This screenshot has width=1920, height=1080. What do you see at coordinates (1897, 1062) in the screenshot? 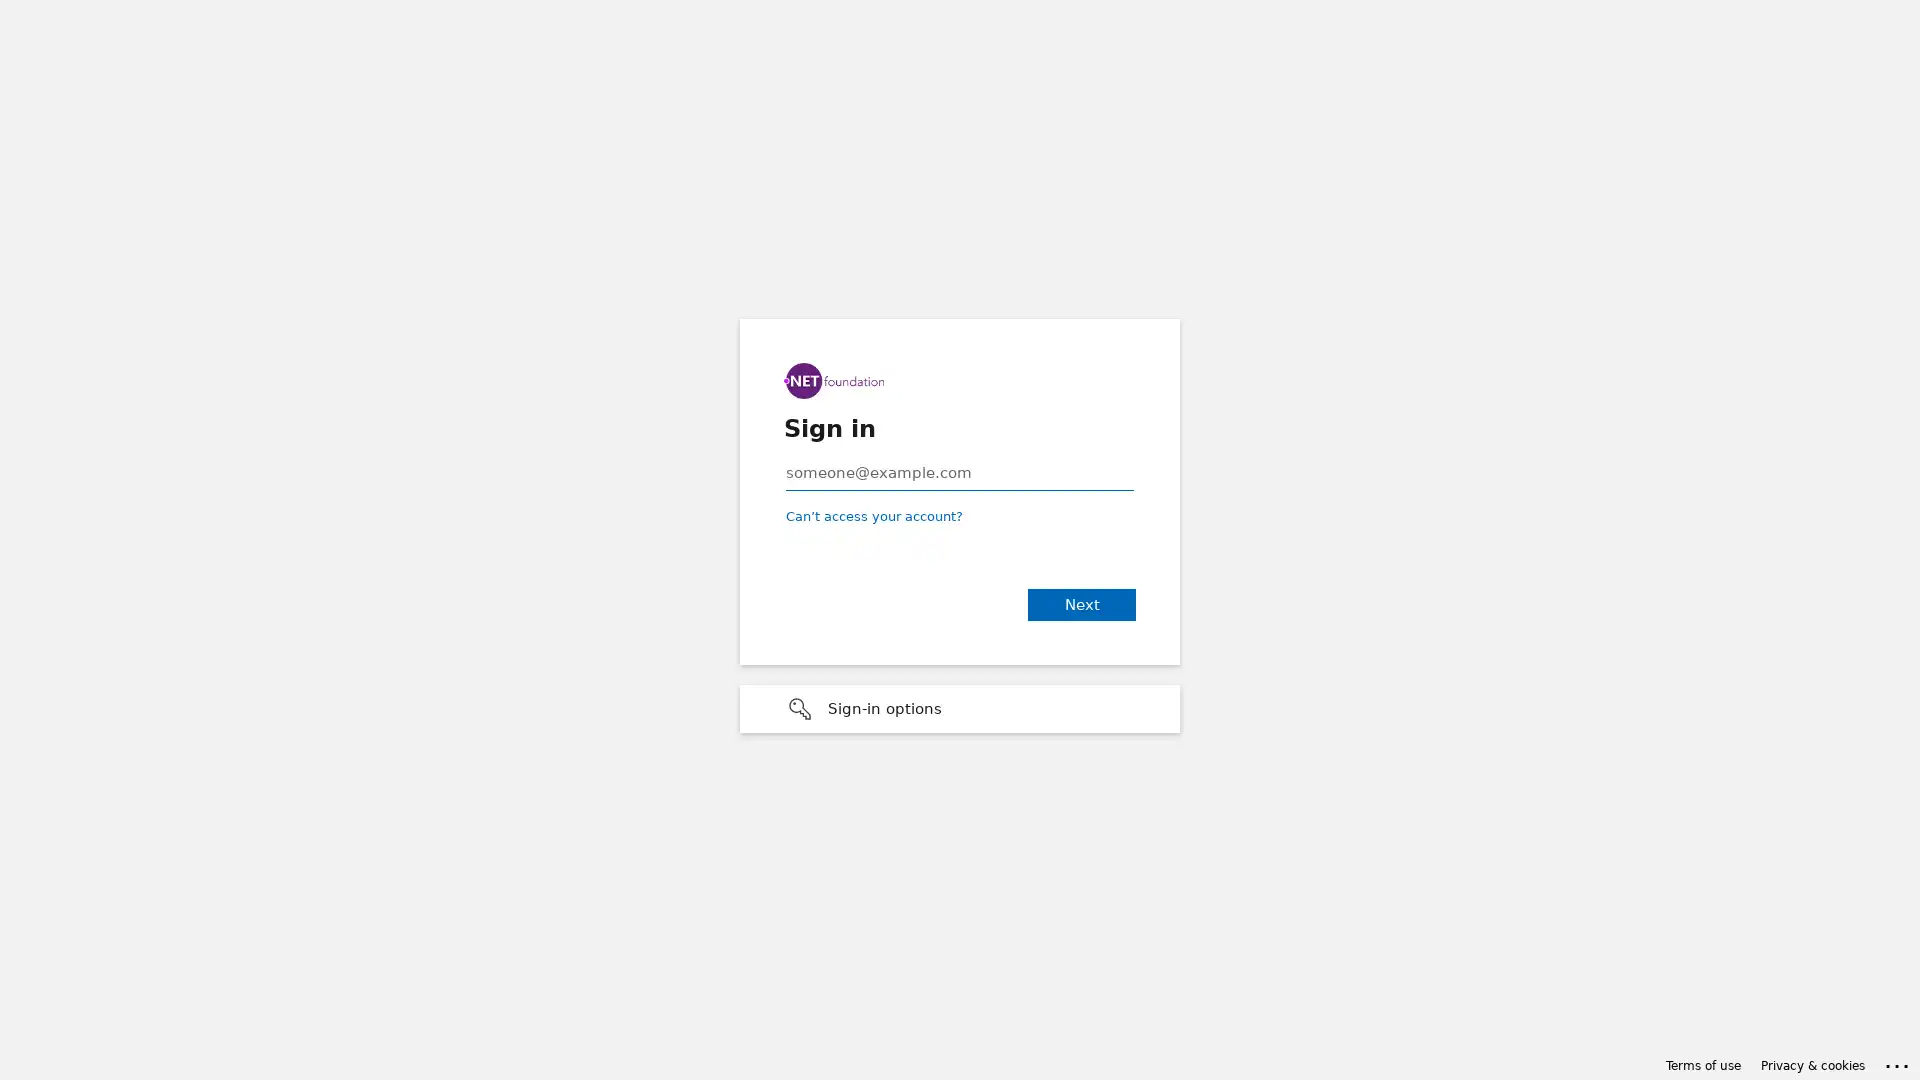
I see `Click here for troubleshooting information` at bounding box center [1897, 1062].